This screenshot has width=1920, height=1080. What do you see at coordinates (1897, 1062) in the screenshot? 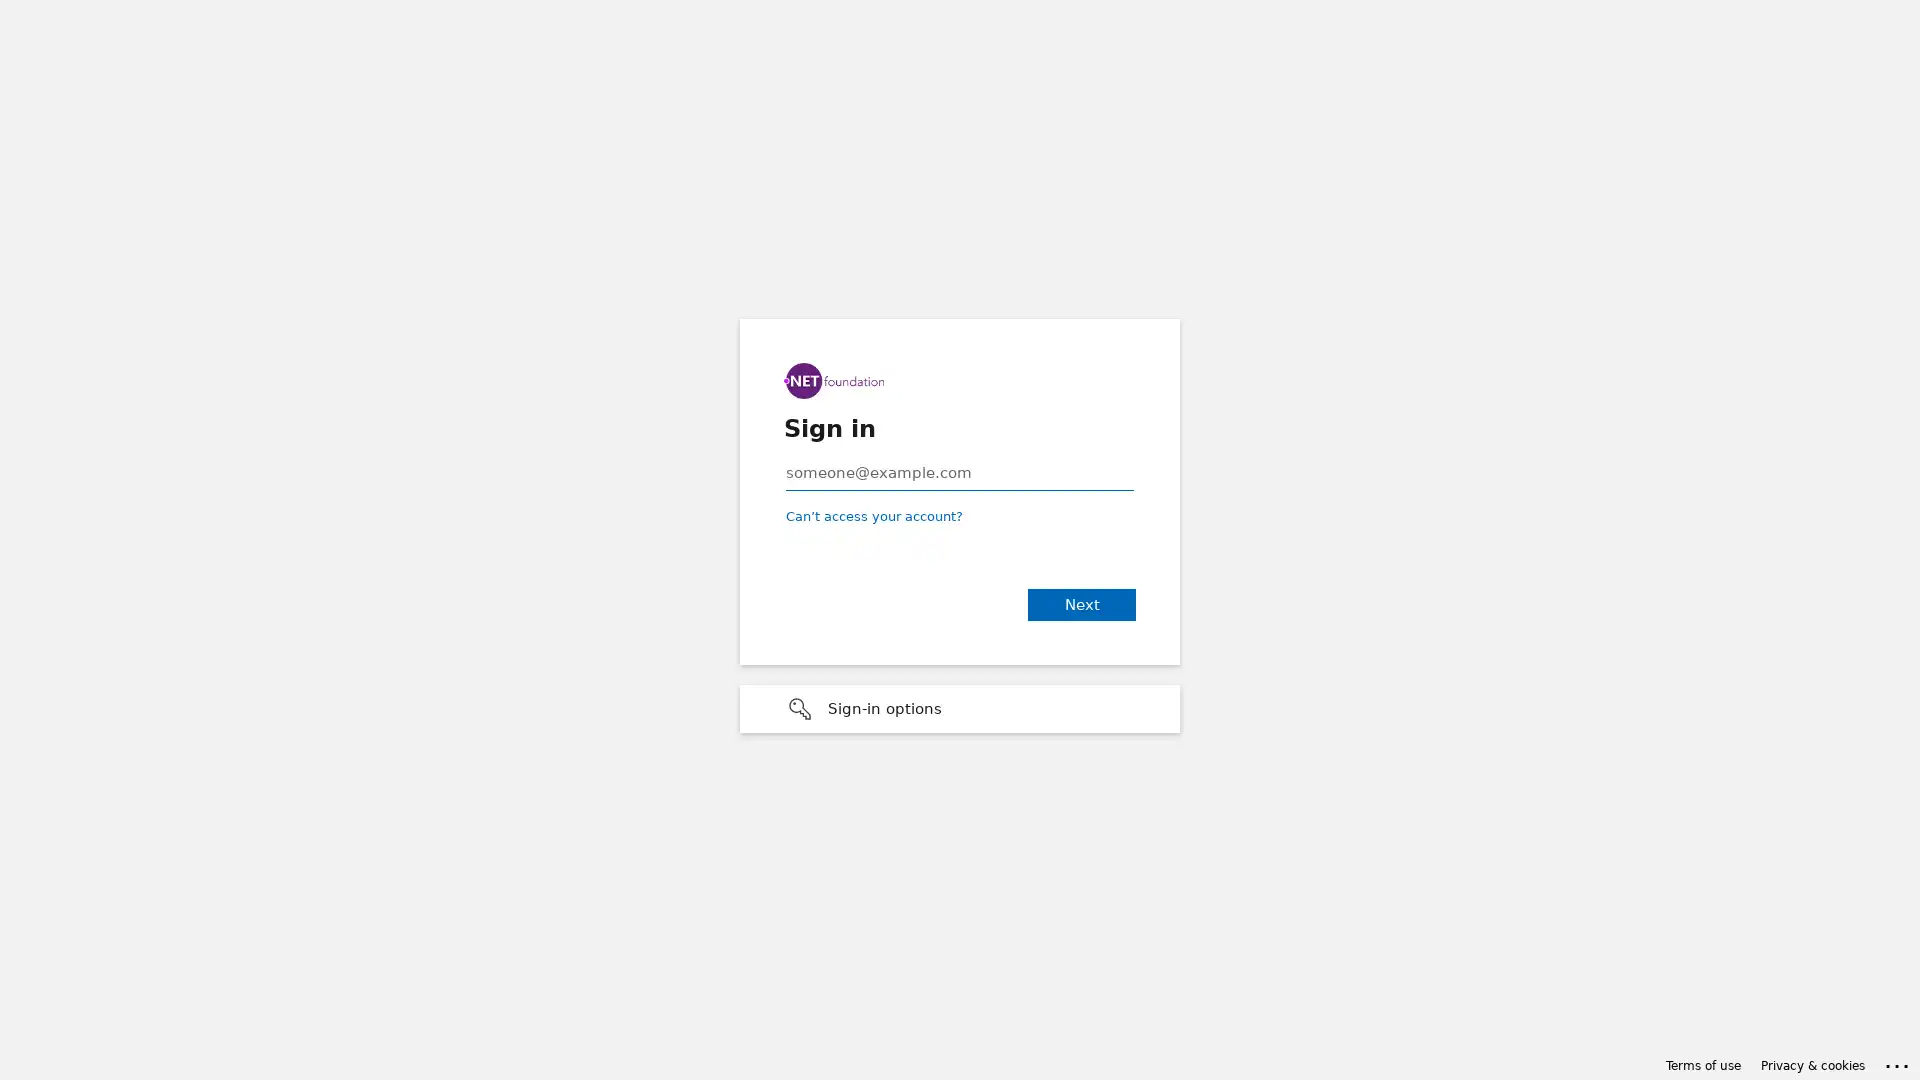
I see `Click here for troubleshooting information` at bounding box center [1897, 1062].